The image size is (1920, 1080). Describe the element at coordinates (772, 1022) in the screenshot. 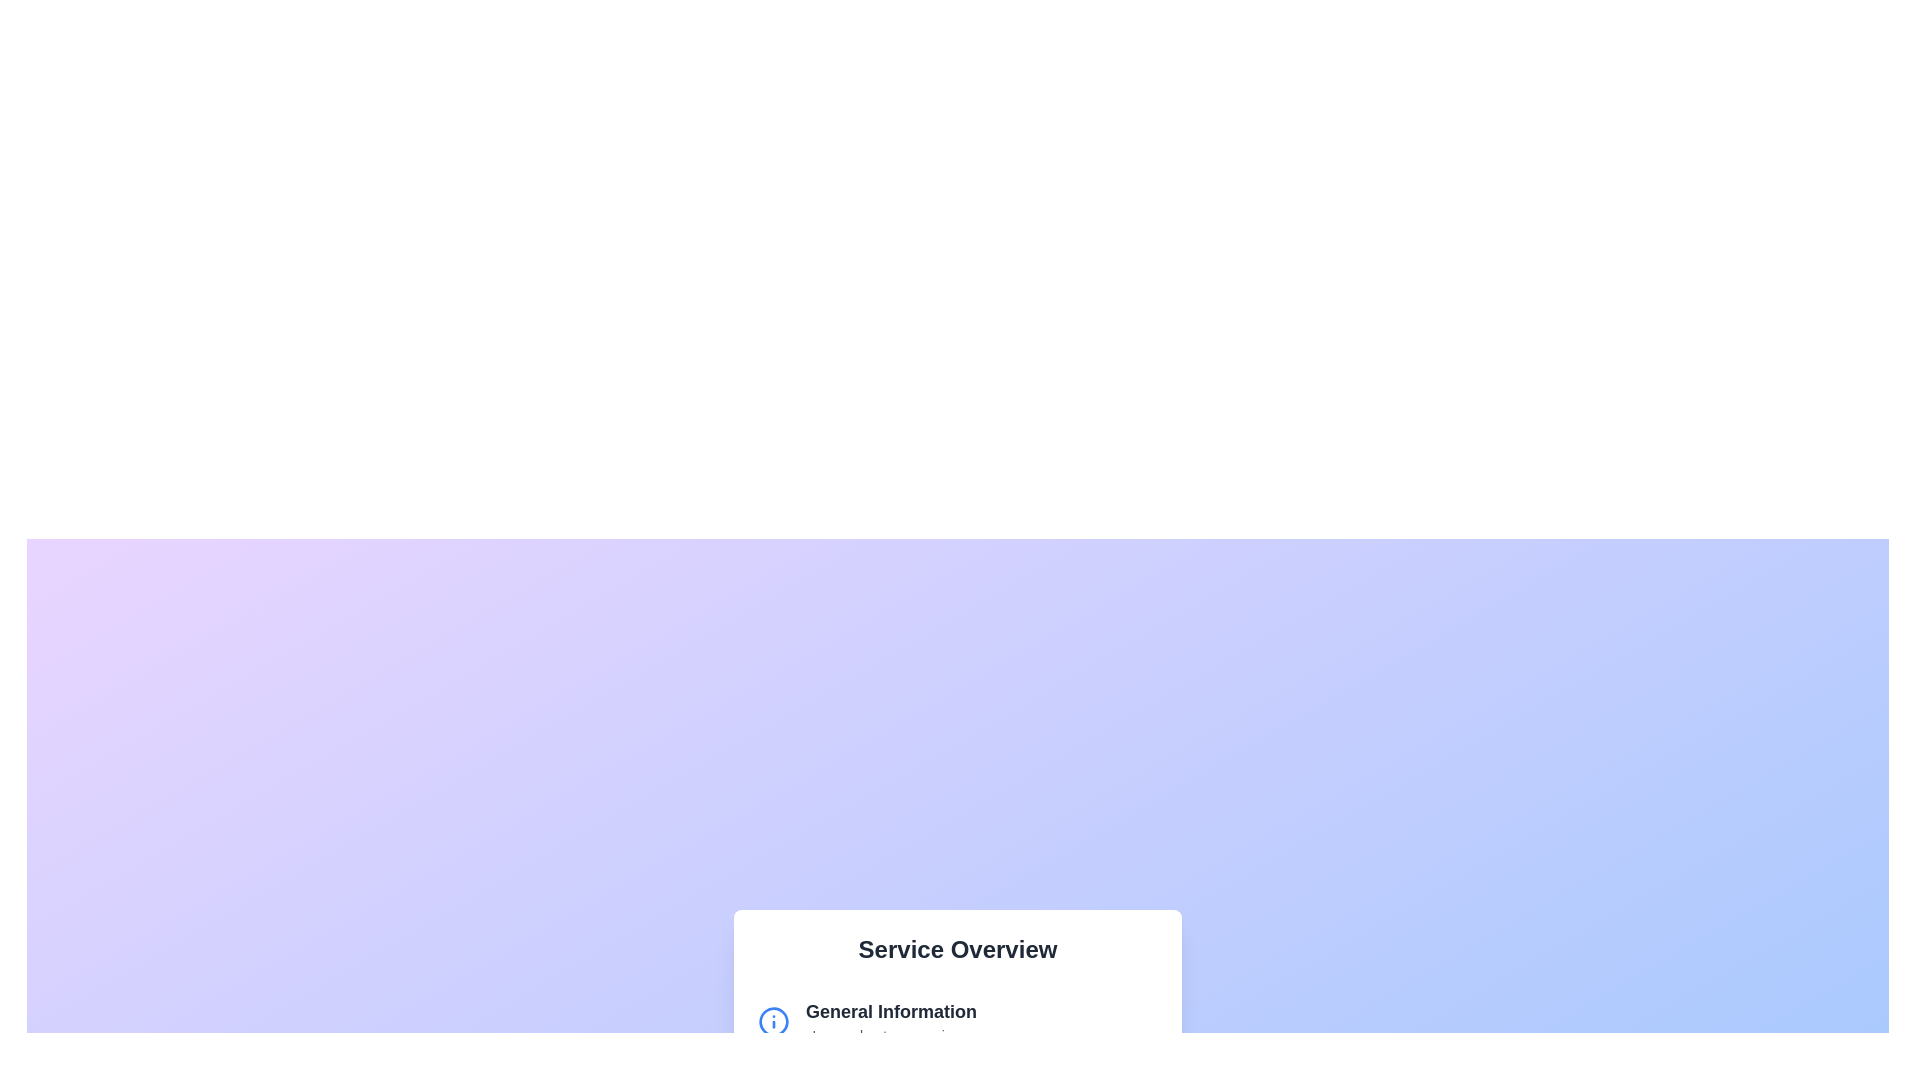

I see `the blue circular icon with an 'i' symbol located to the left of the text 'General Information'` at that location.